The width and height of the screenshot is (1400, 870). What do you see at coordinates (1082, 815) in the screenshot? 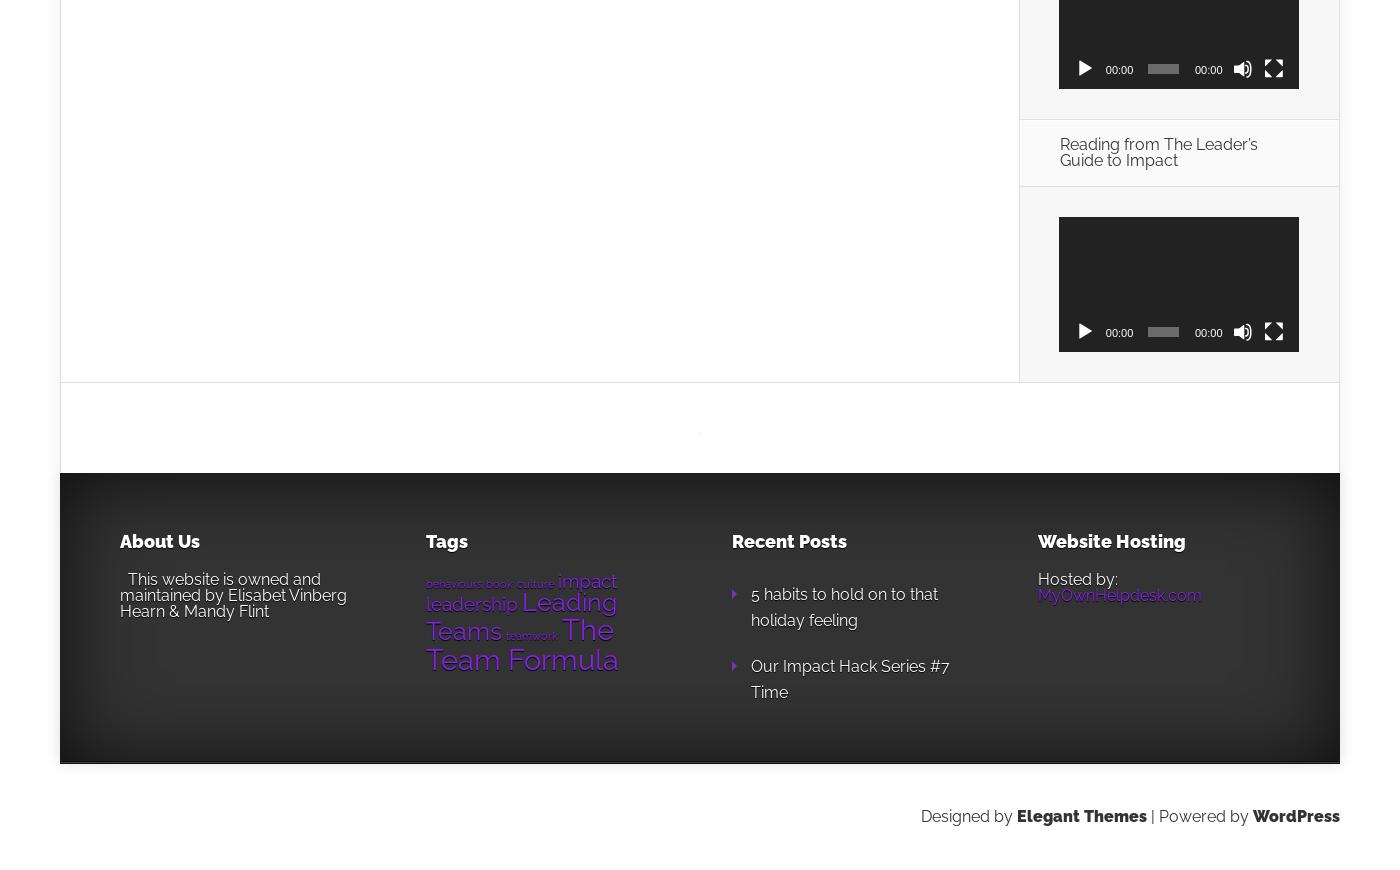
I see `'Elegant Themes'` at bounding box center [1082, 815].